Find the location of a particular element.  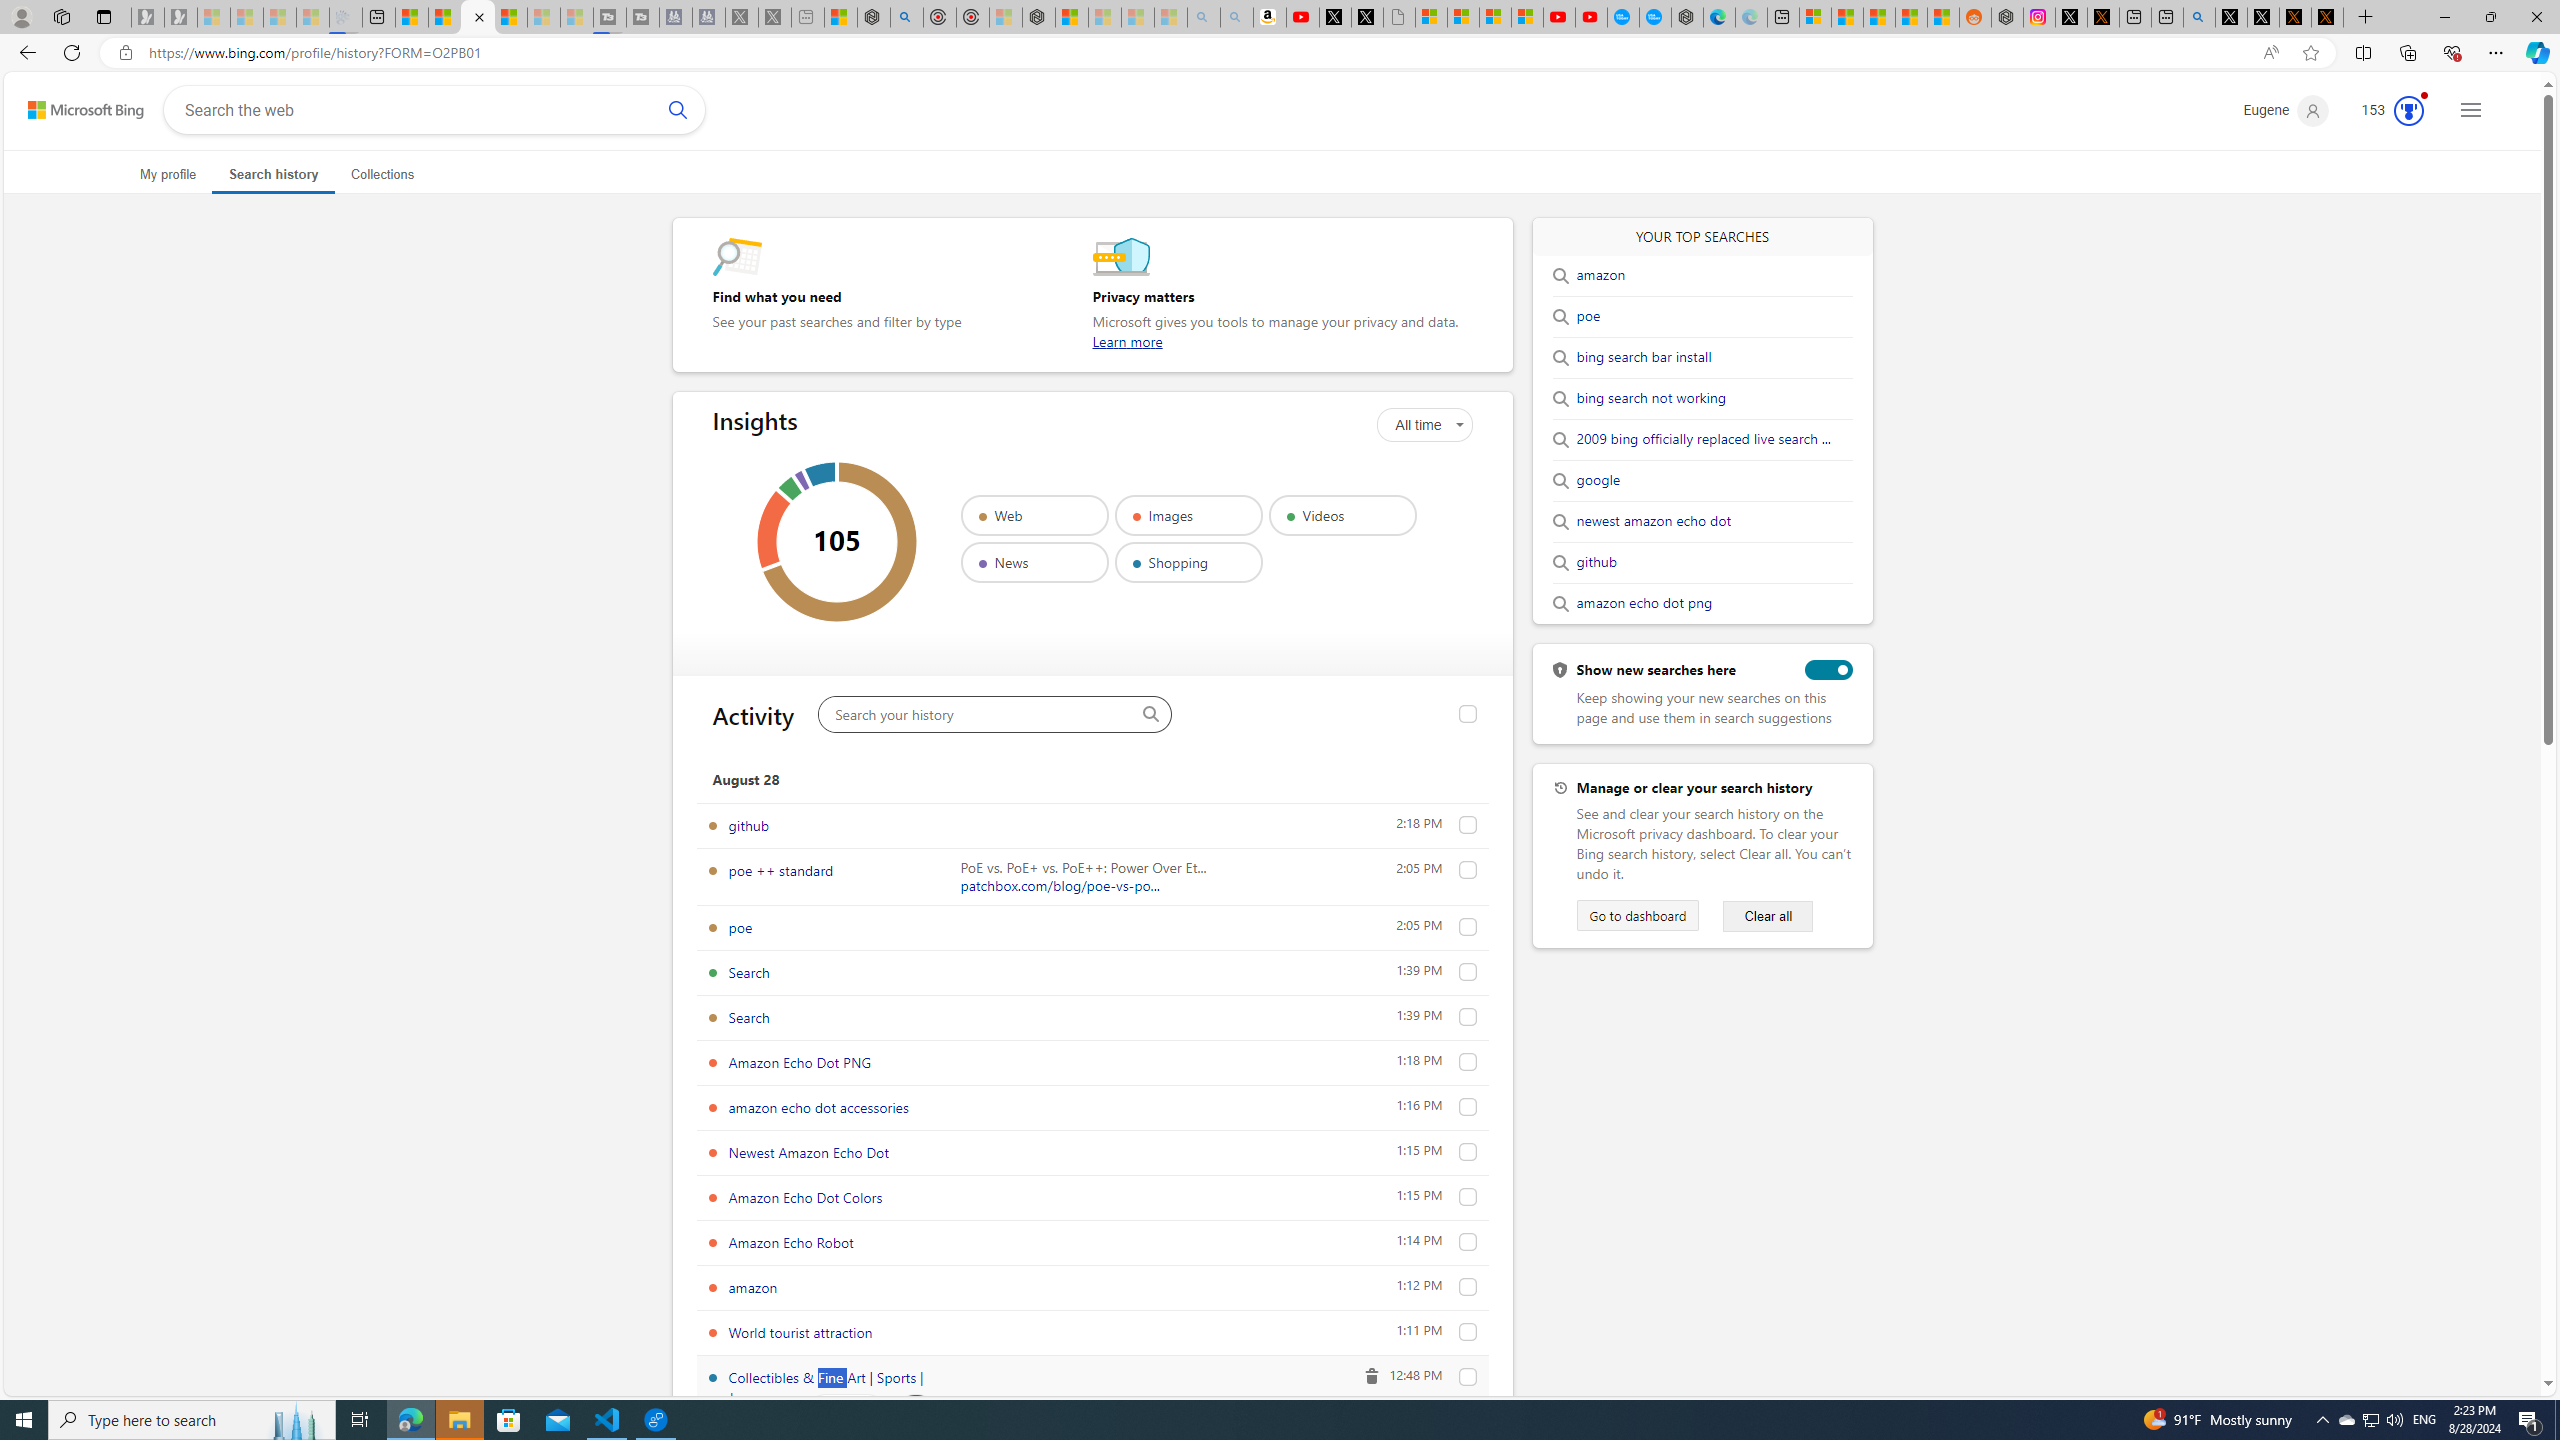

'X Privacy Policy' is located at coordinates (2327, 16).